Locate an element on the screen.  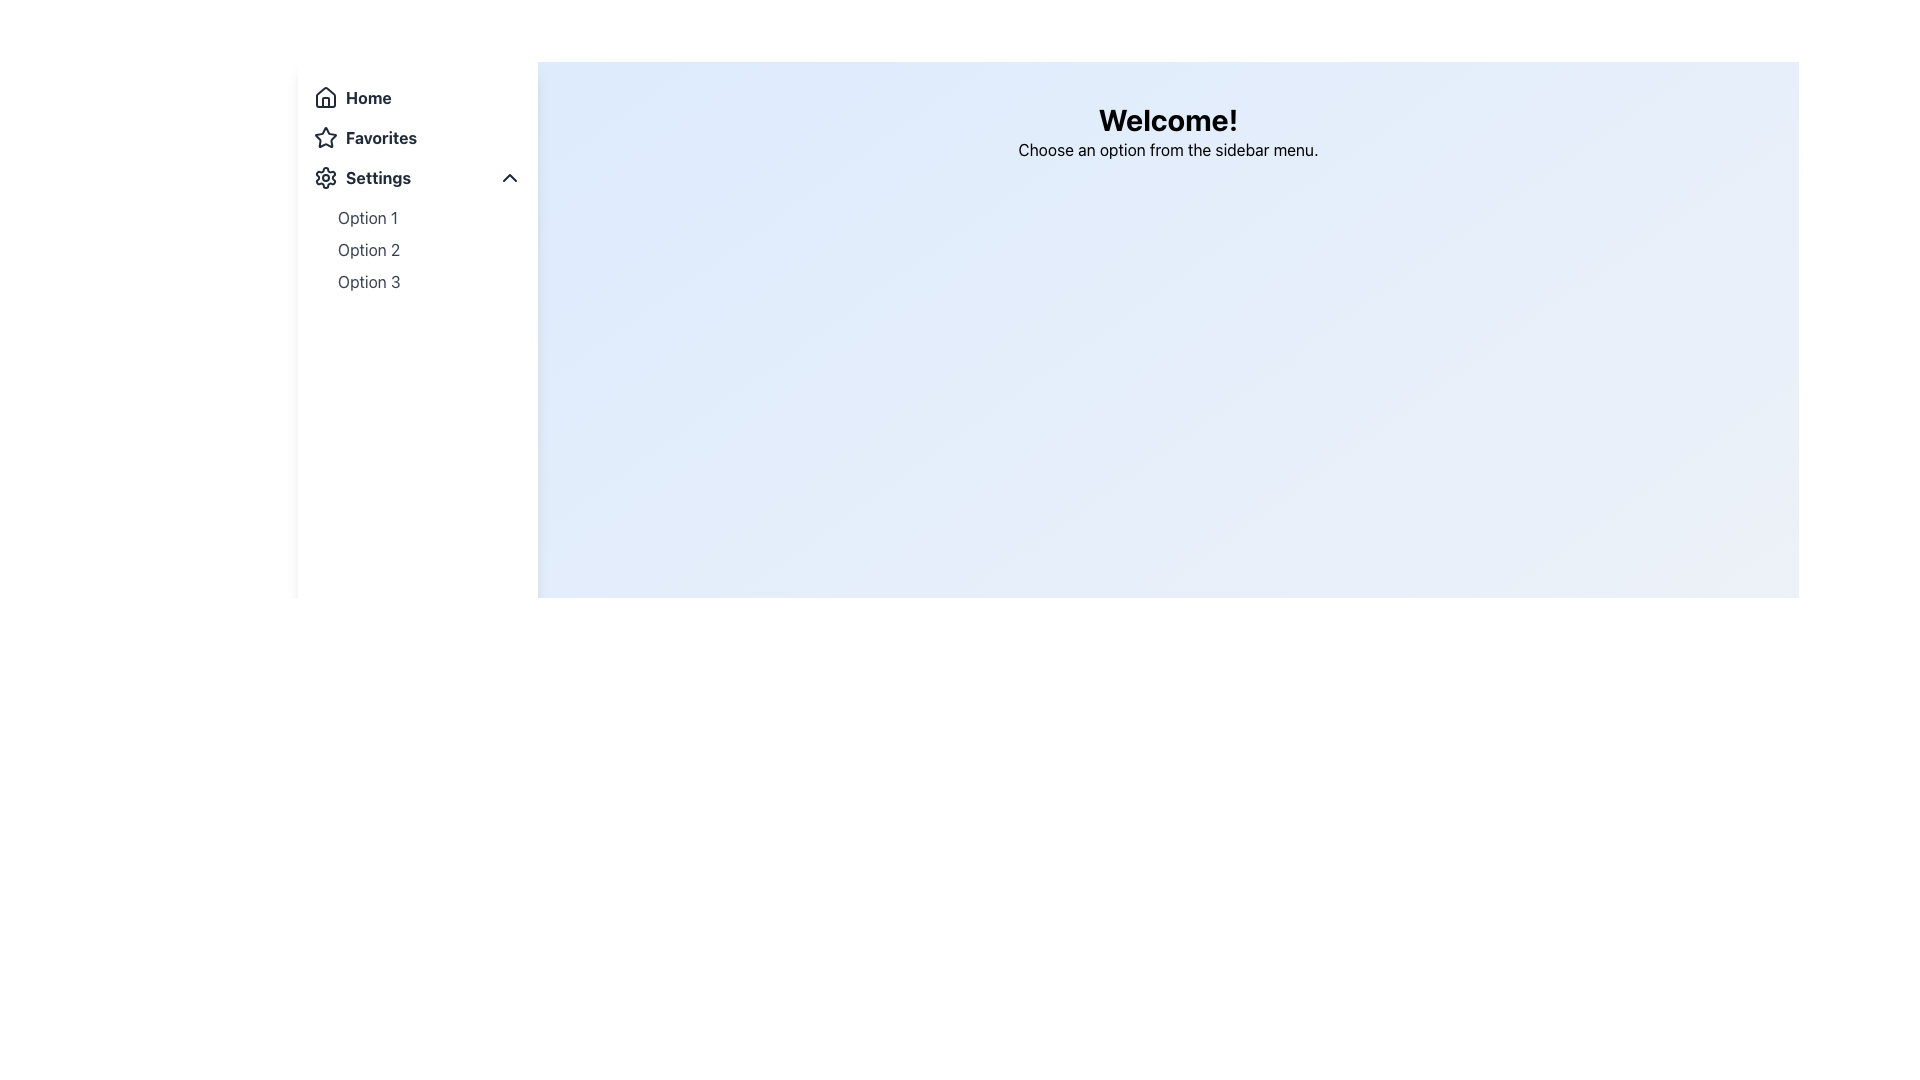
the bold, black-colored, large-sized text displaying "Welcome!" located at the top center of the main content area, directly above the text "Choose an option from the sidebar menu." is located at coordinates (1168, 119).